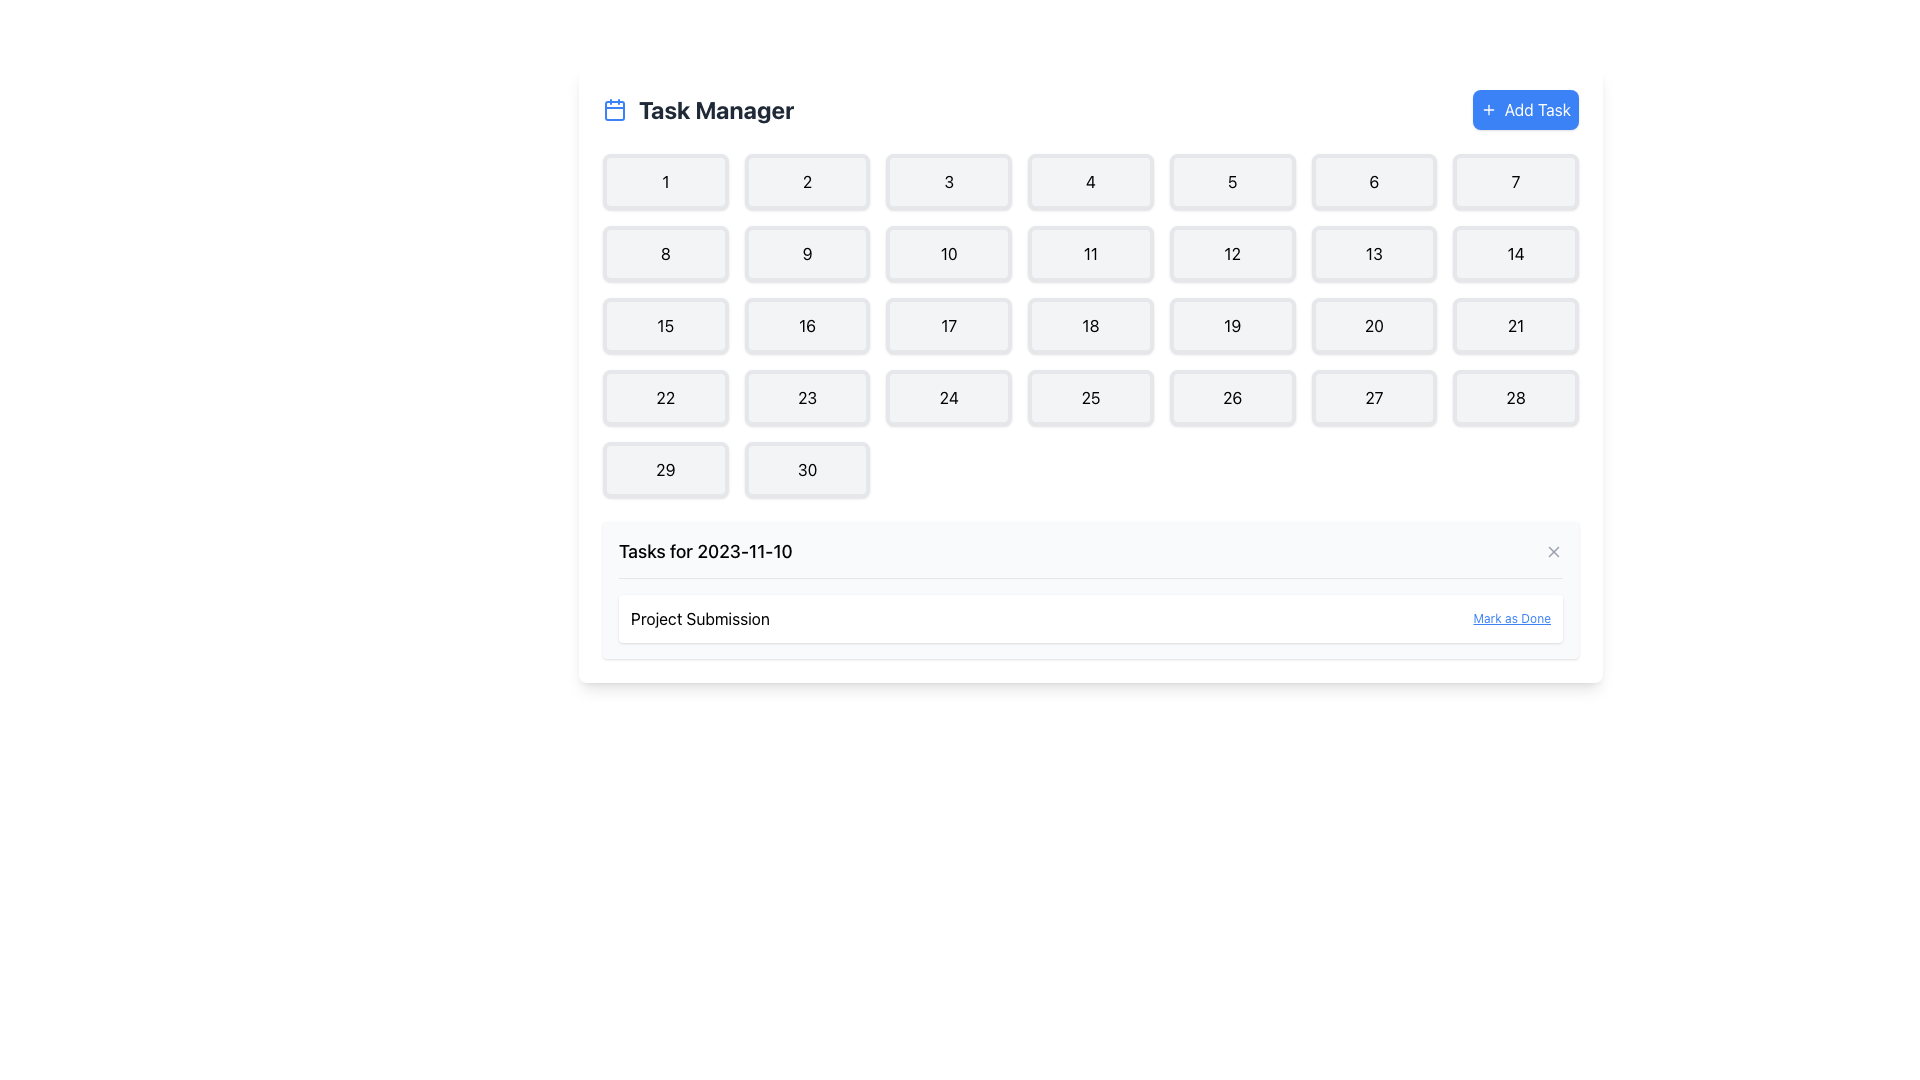 This screenshot has width=1920, height=1080. I want to click on the date selection button in the calendar interface located in the third row and seventh column, so click(1516, 325).